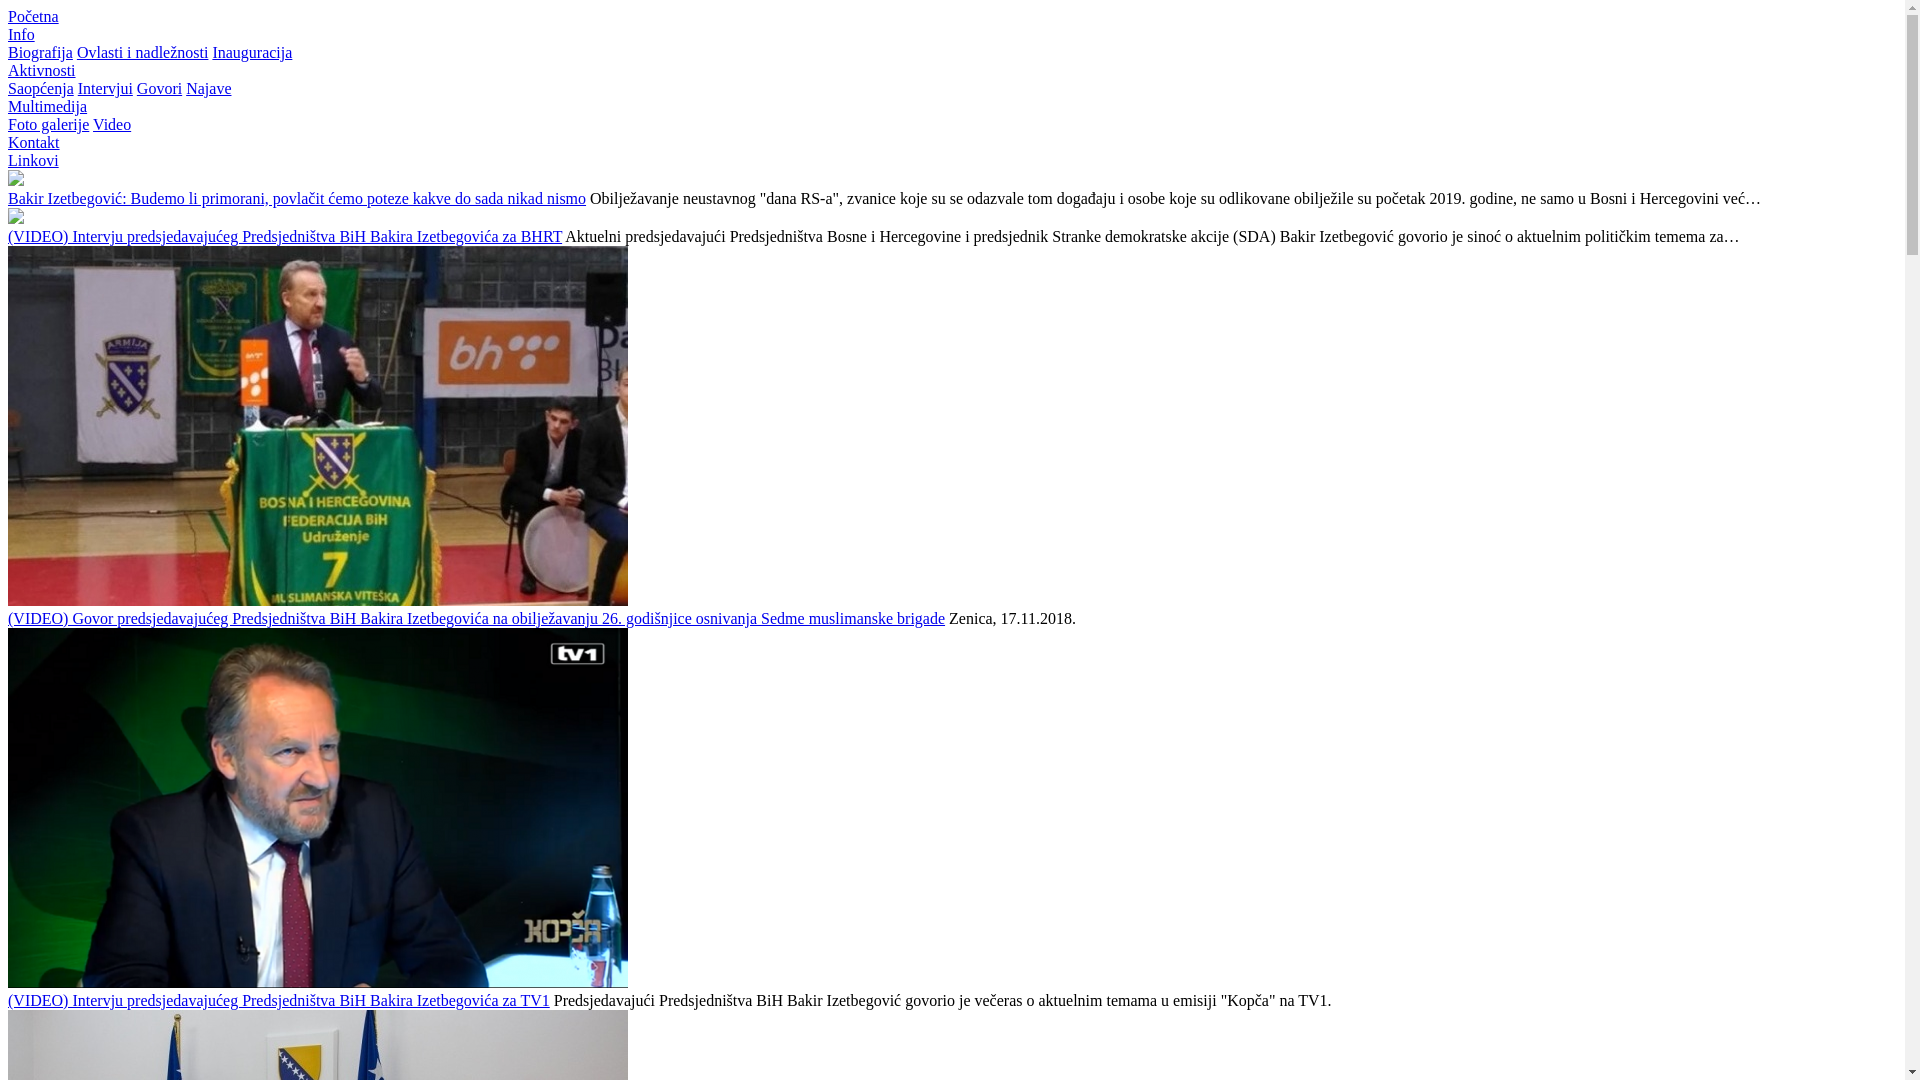  Describe the element at coordinates (40, 51) in the screenshot. I see `'Biografija'` at that location.